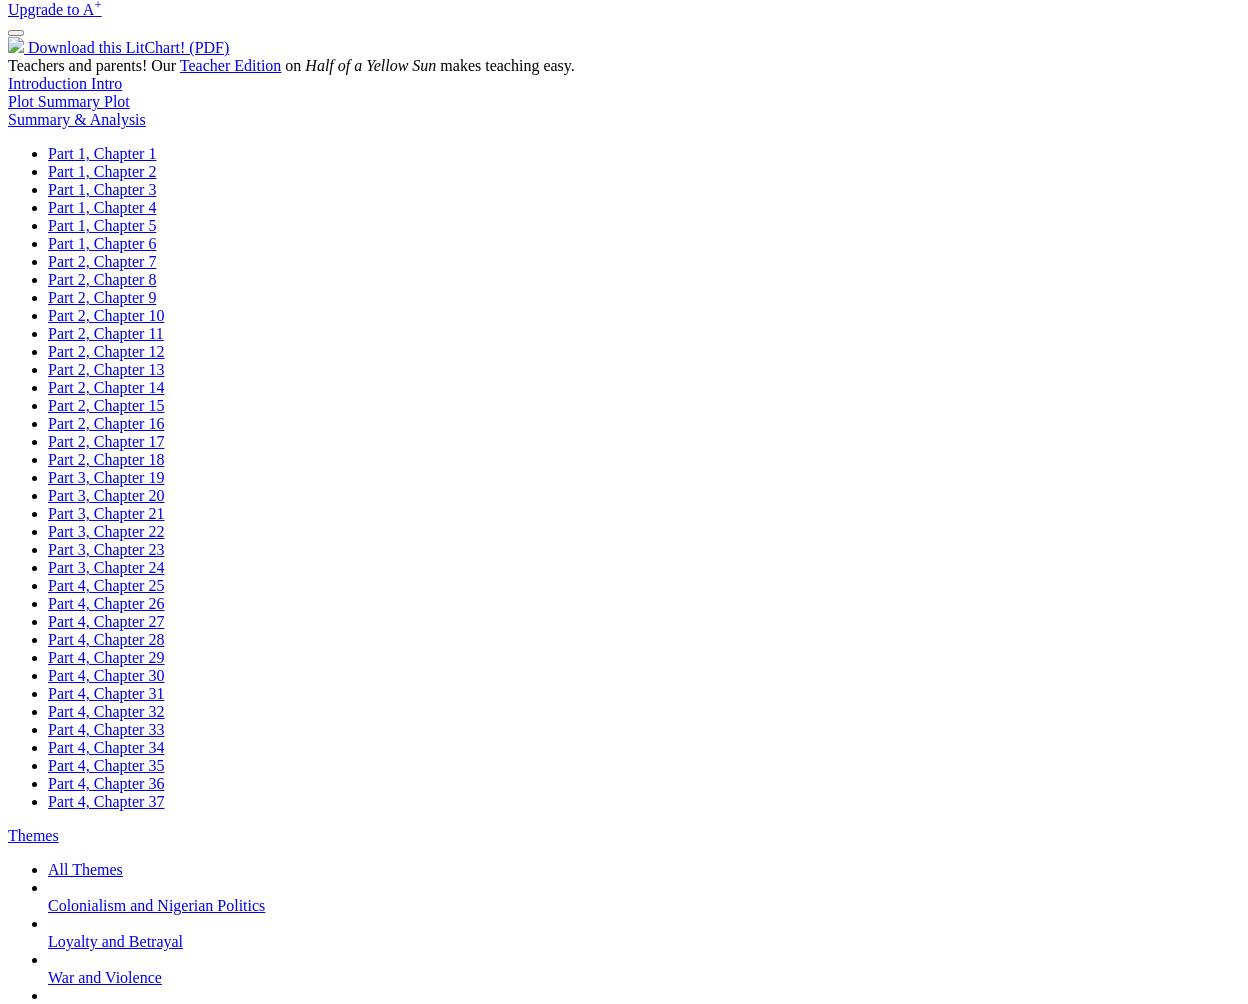  What do you see at coordinates (105, 333) in the screenshot?
I see `'Part 2, Chapter 11'` at bounding box center [105, 333].